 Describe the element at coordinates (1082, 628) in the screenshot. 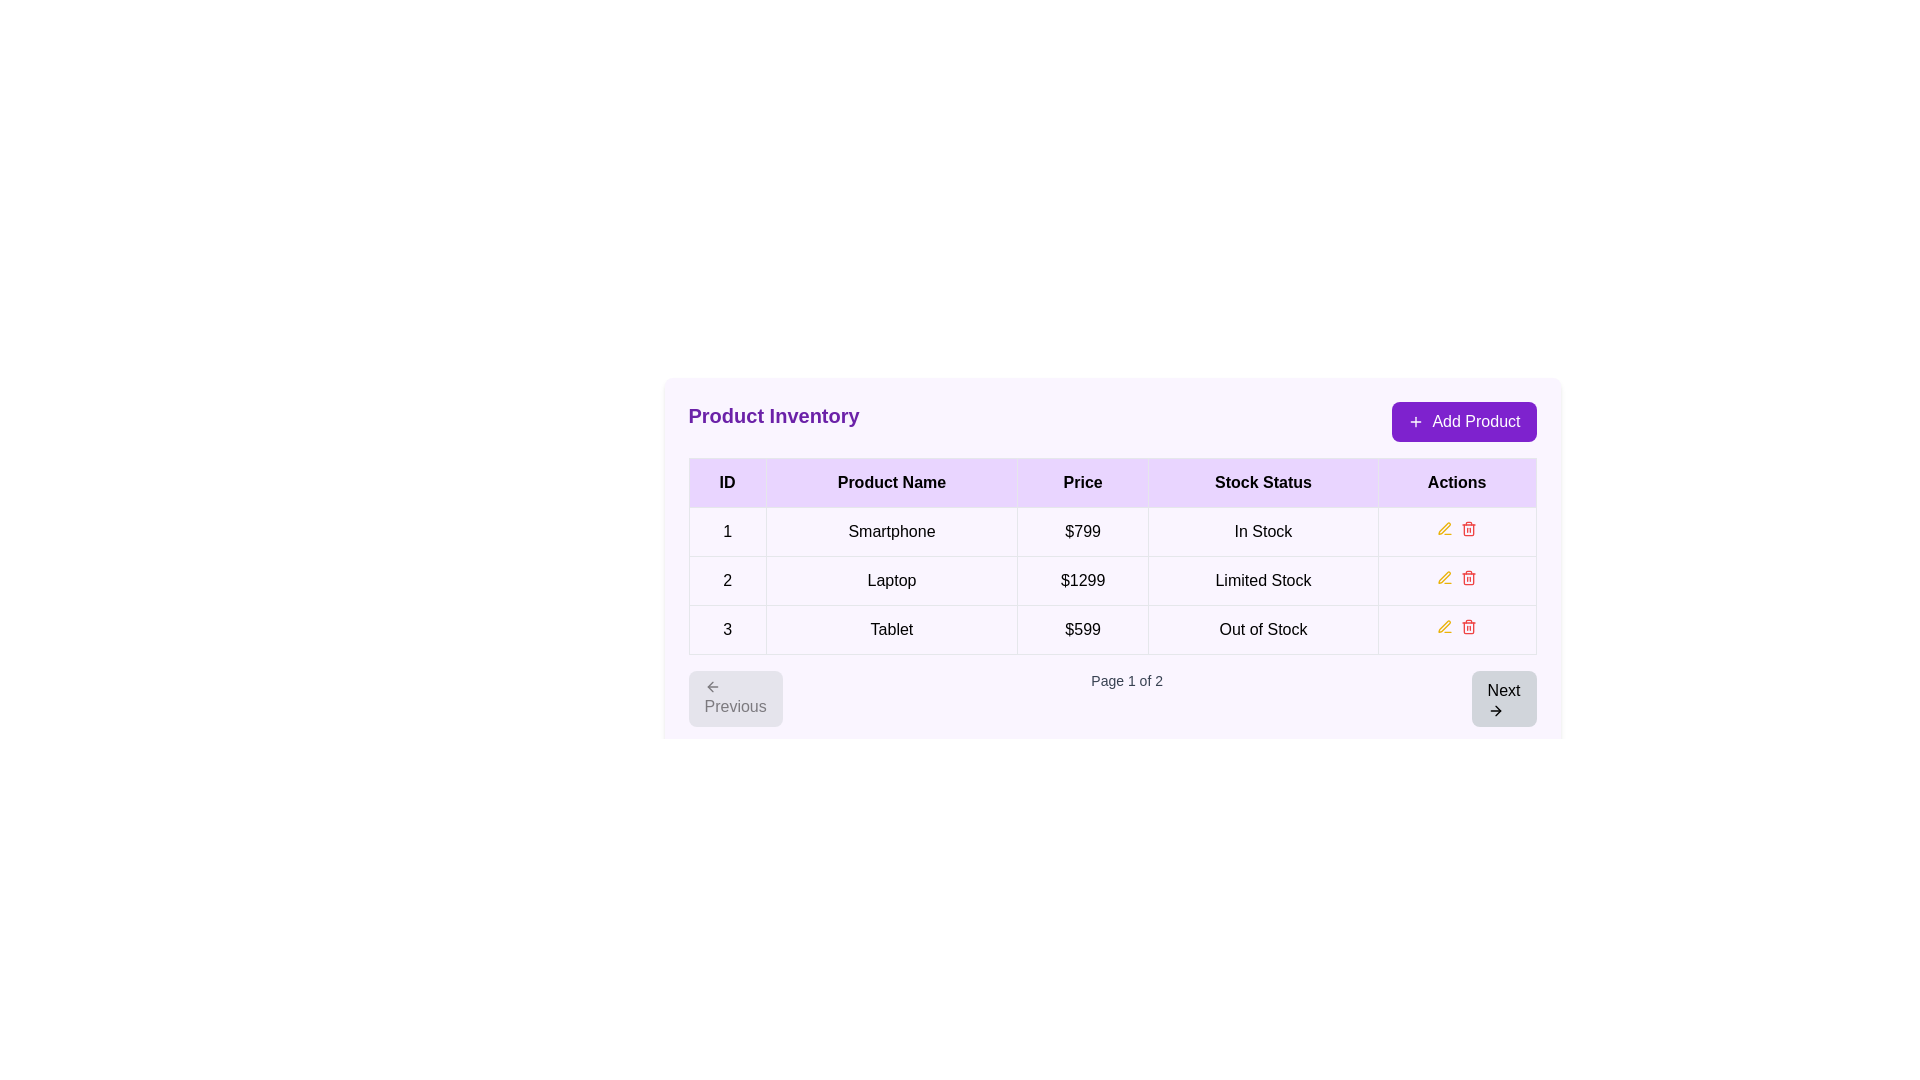

I see `the static text label displaying the price of the product (Tablet) located in the third row of the table under the 'Price' column to focus on the price information` at that location.